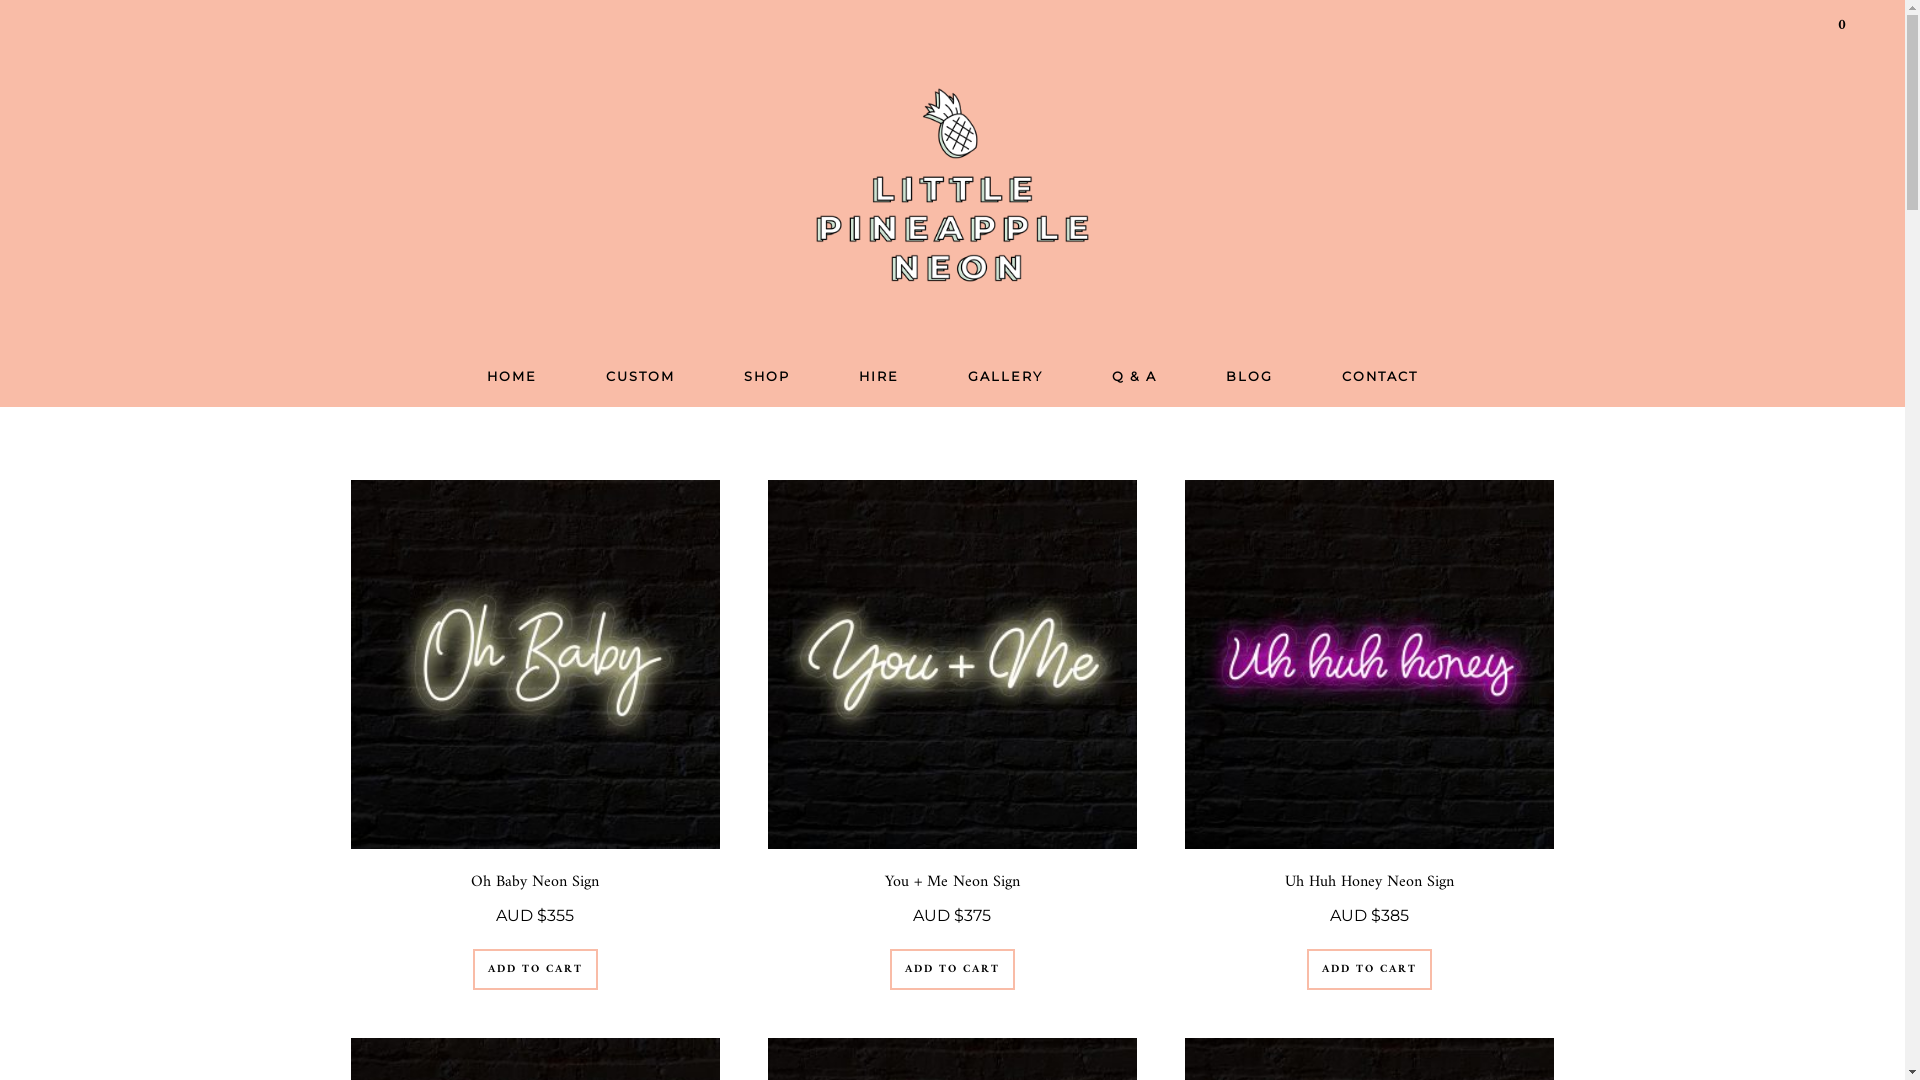 This screenshot has width=1920, height=1080. What do you see at coordinates (766, 377) in the screenshot?
I see `'SHOP'` at bounding box center [766, 377].